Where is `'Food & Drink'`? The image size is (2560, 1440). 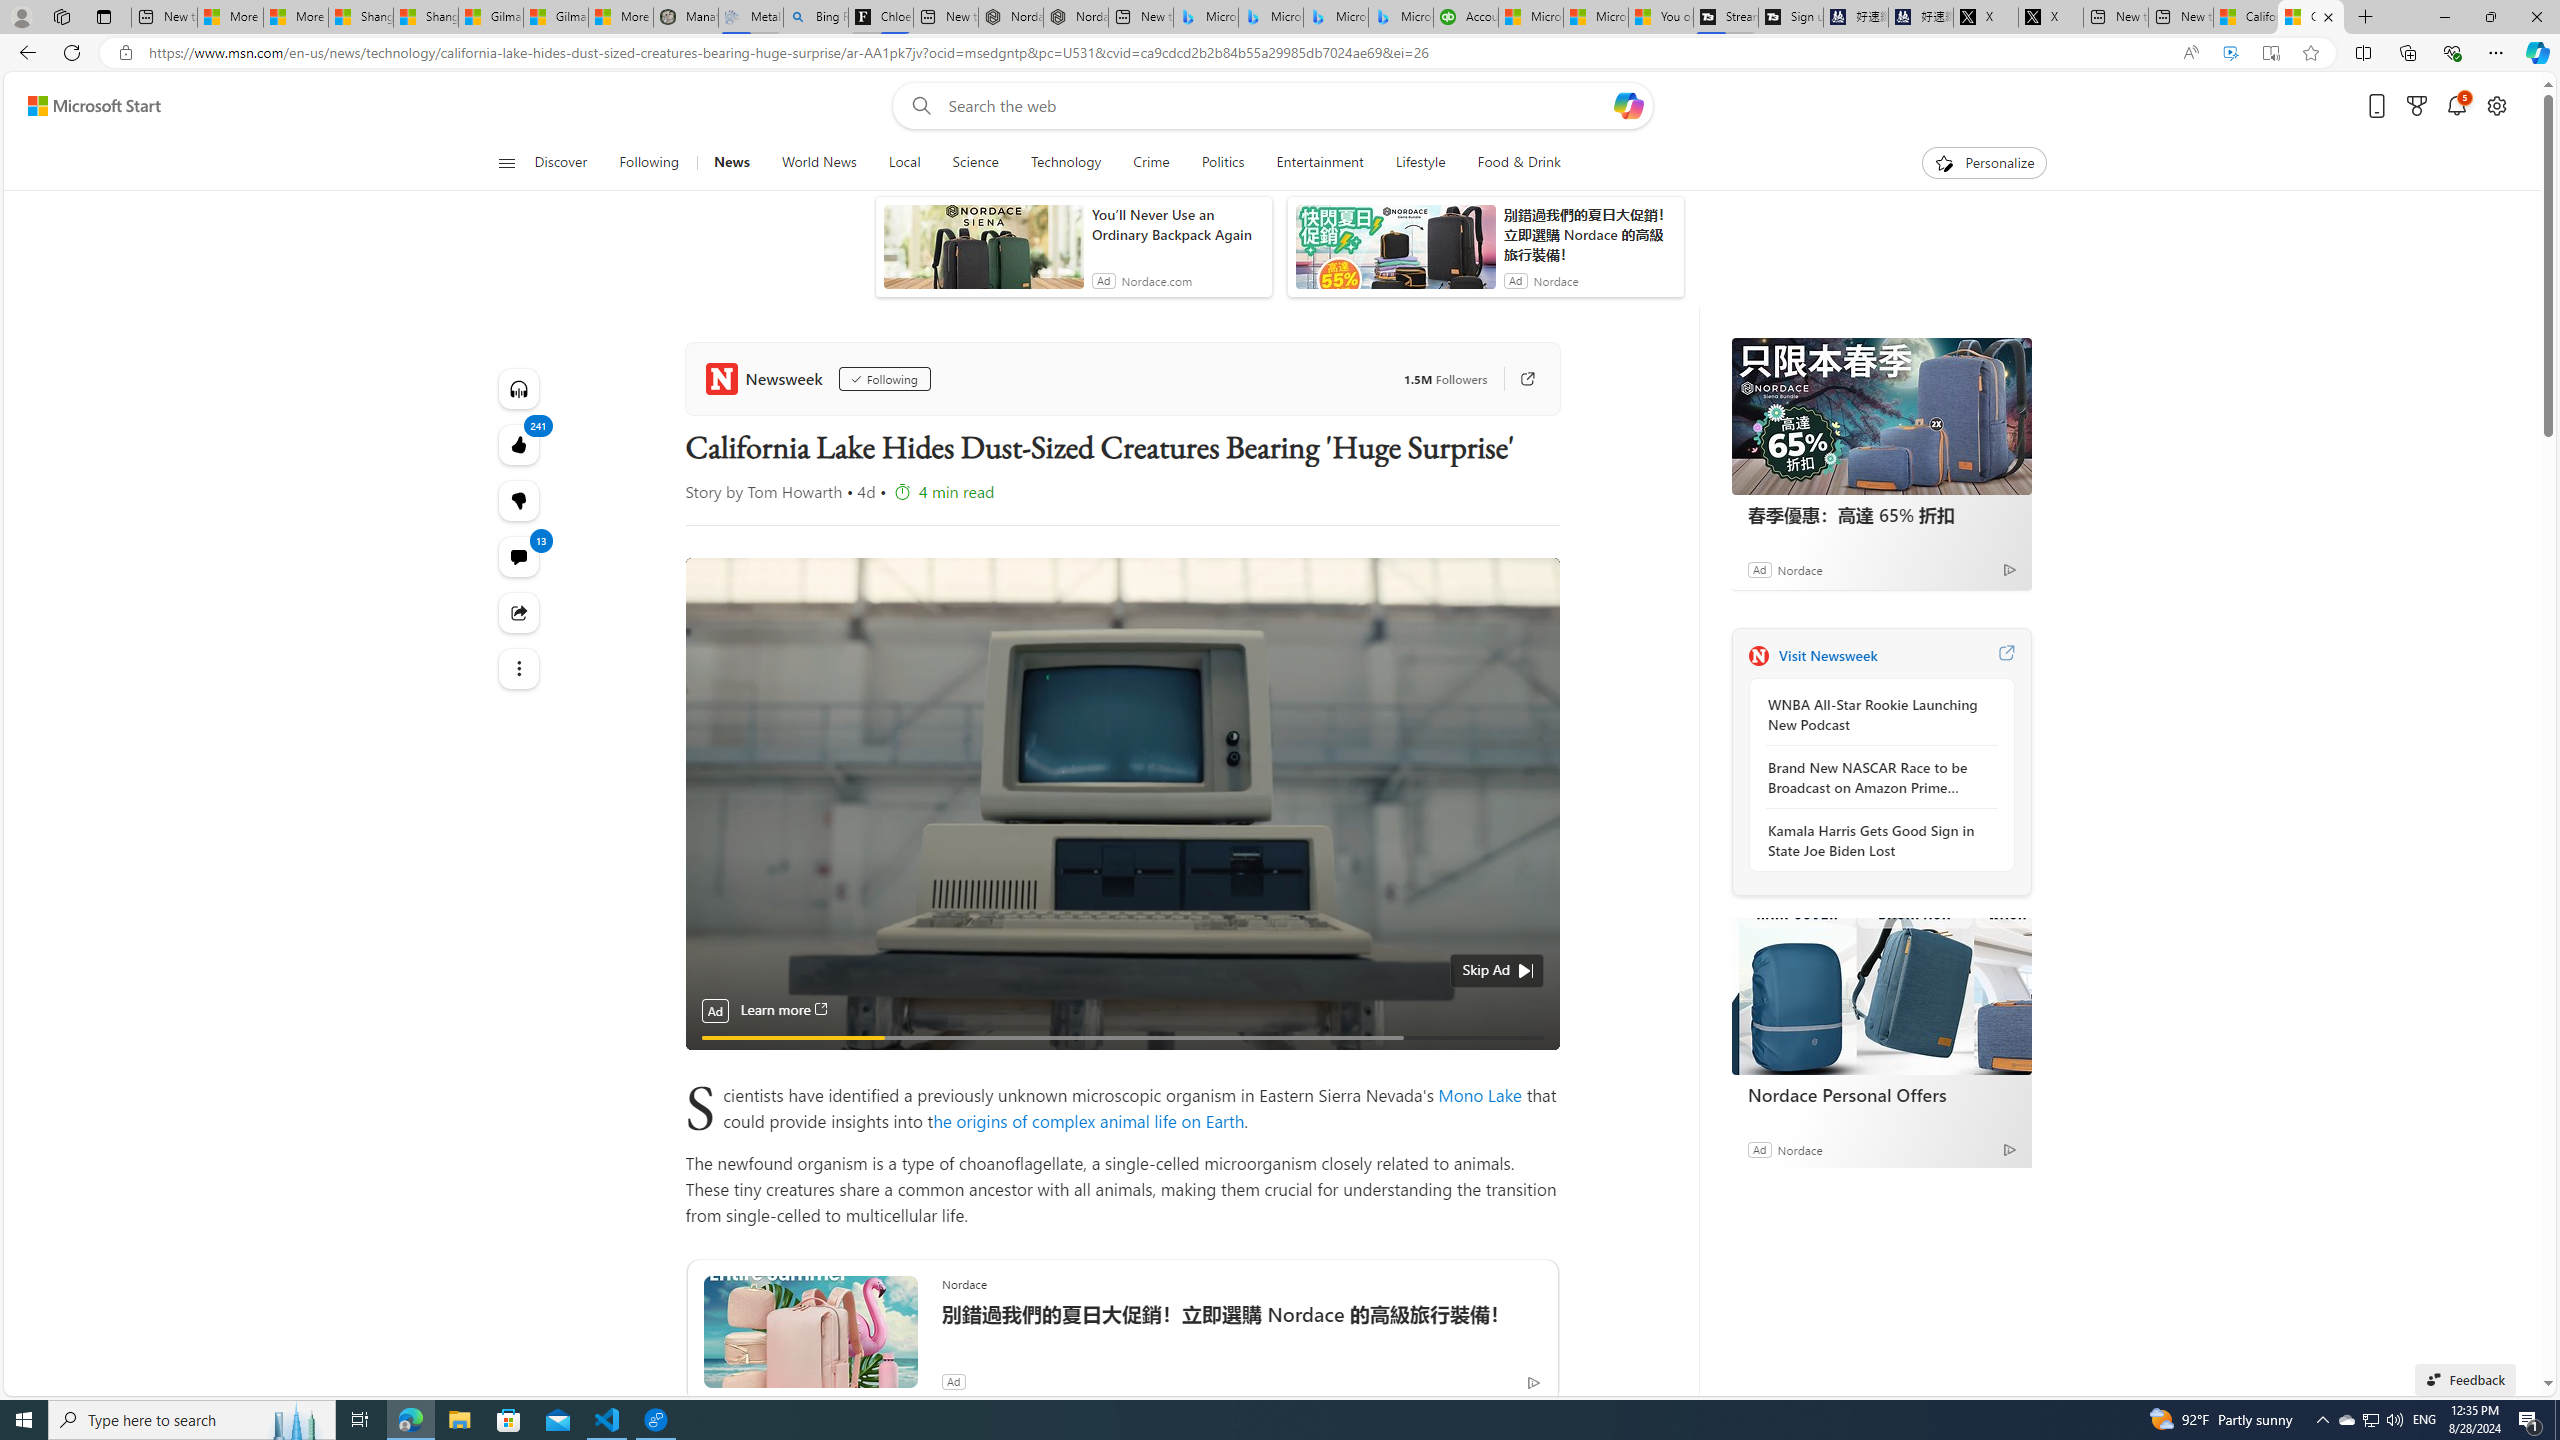
'Food & Drink' is located at coordinates (1519, 162).